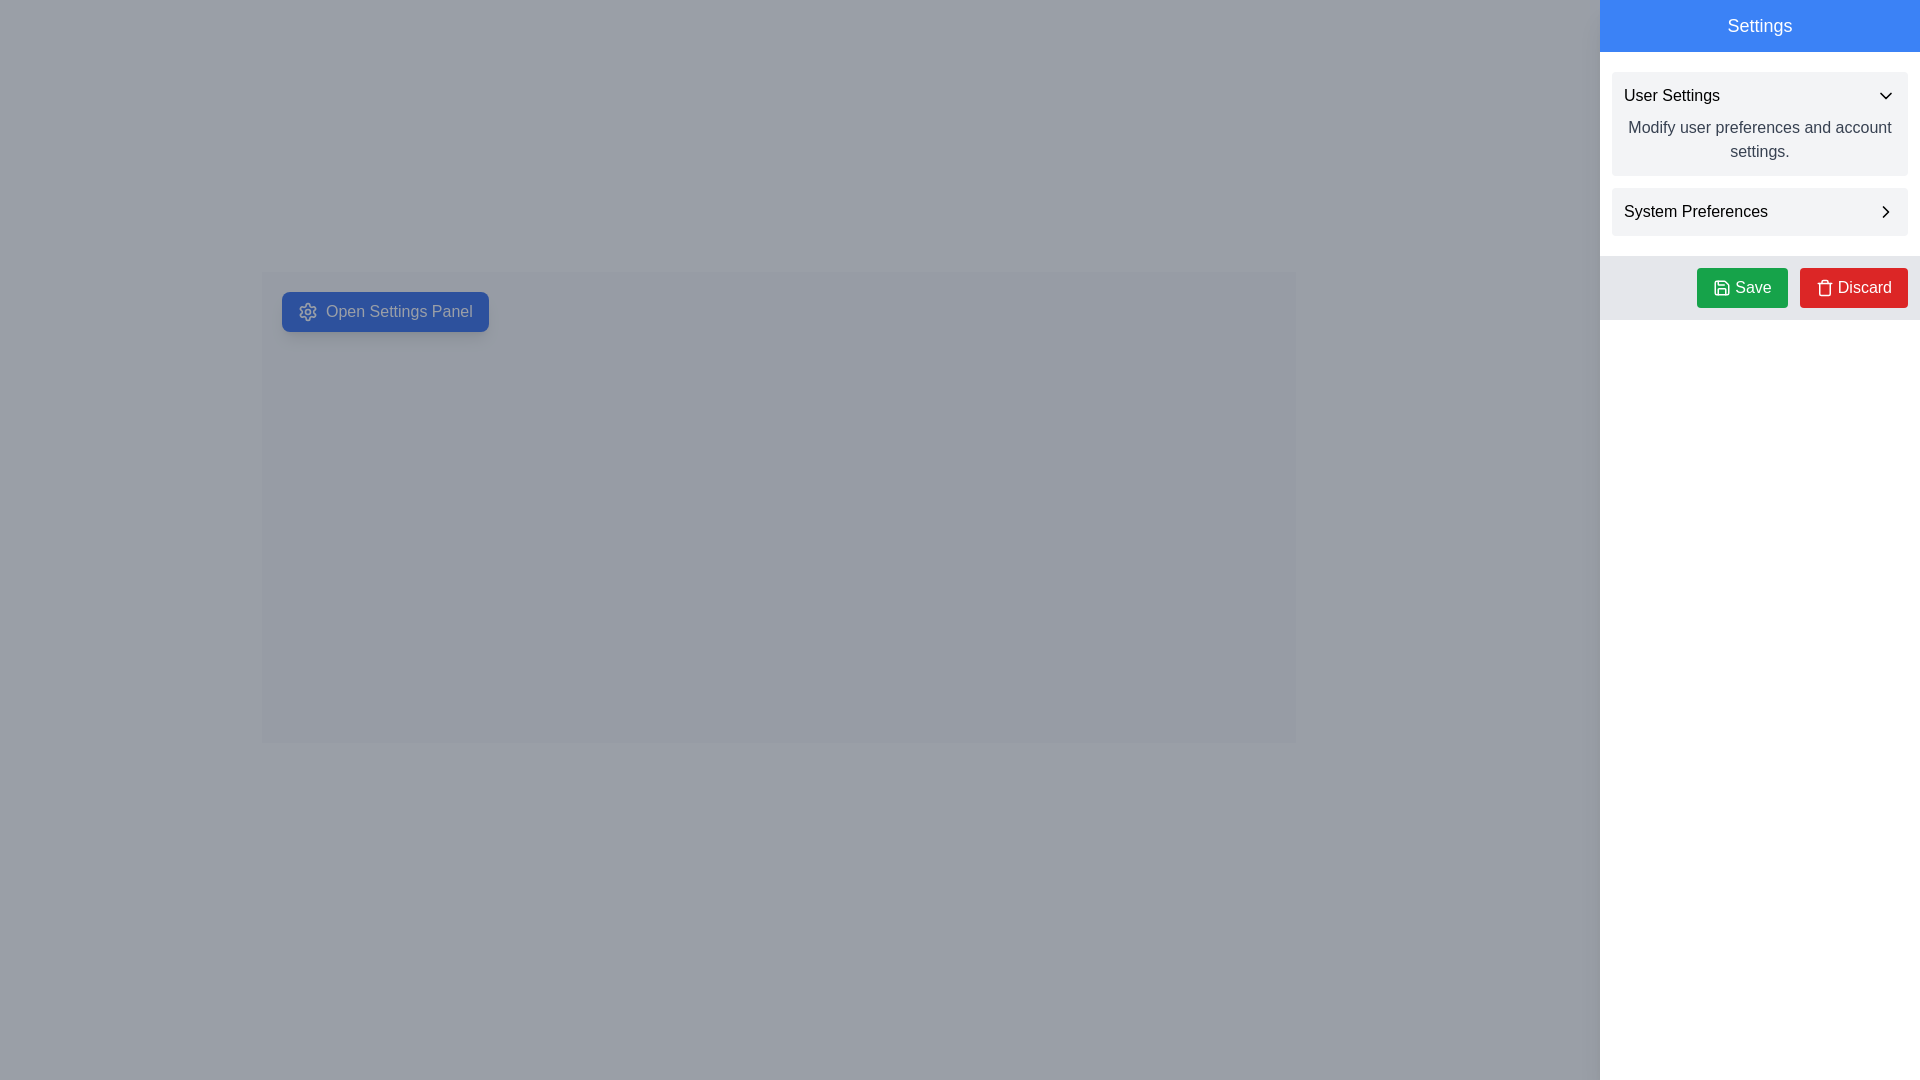 This screenshot has width=1920, height=1080. Describe the element at coordinates (1852, 288) in the screenshot. I see `the discard changes button located to the right of the green 'Save' button` at that location.